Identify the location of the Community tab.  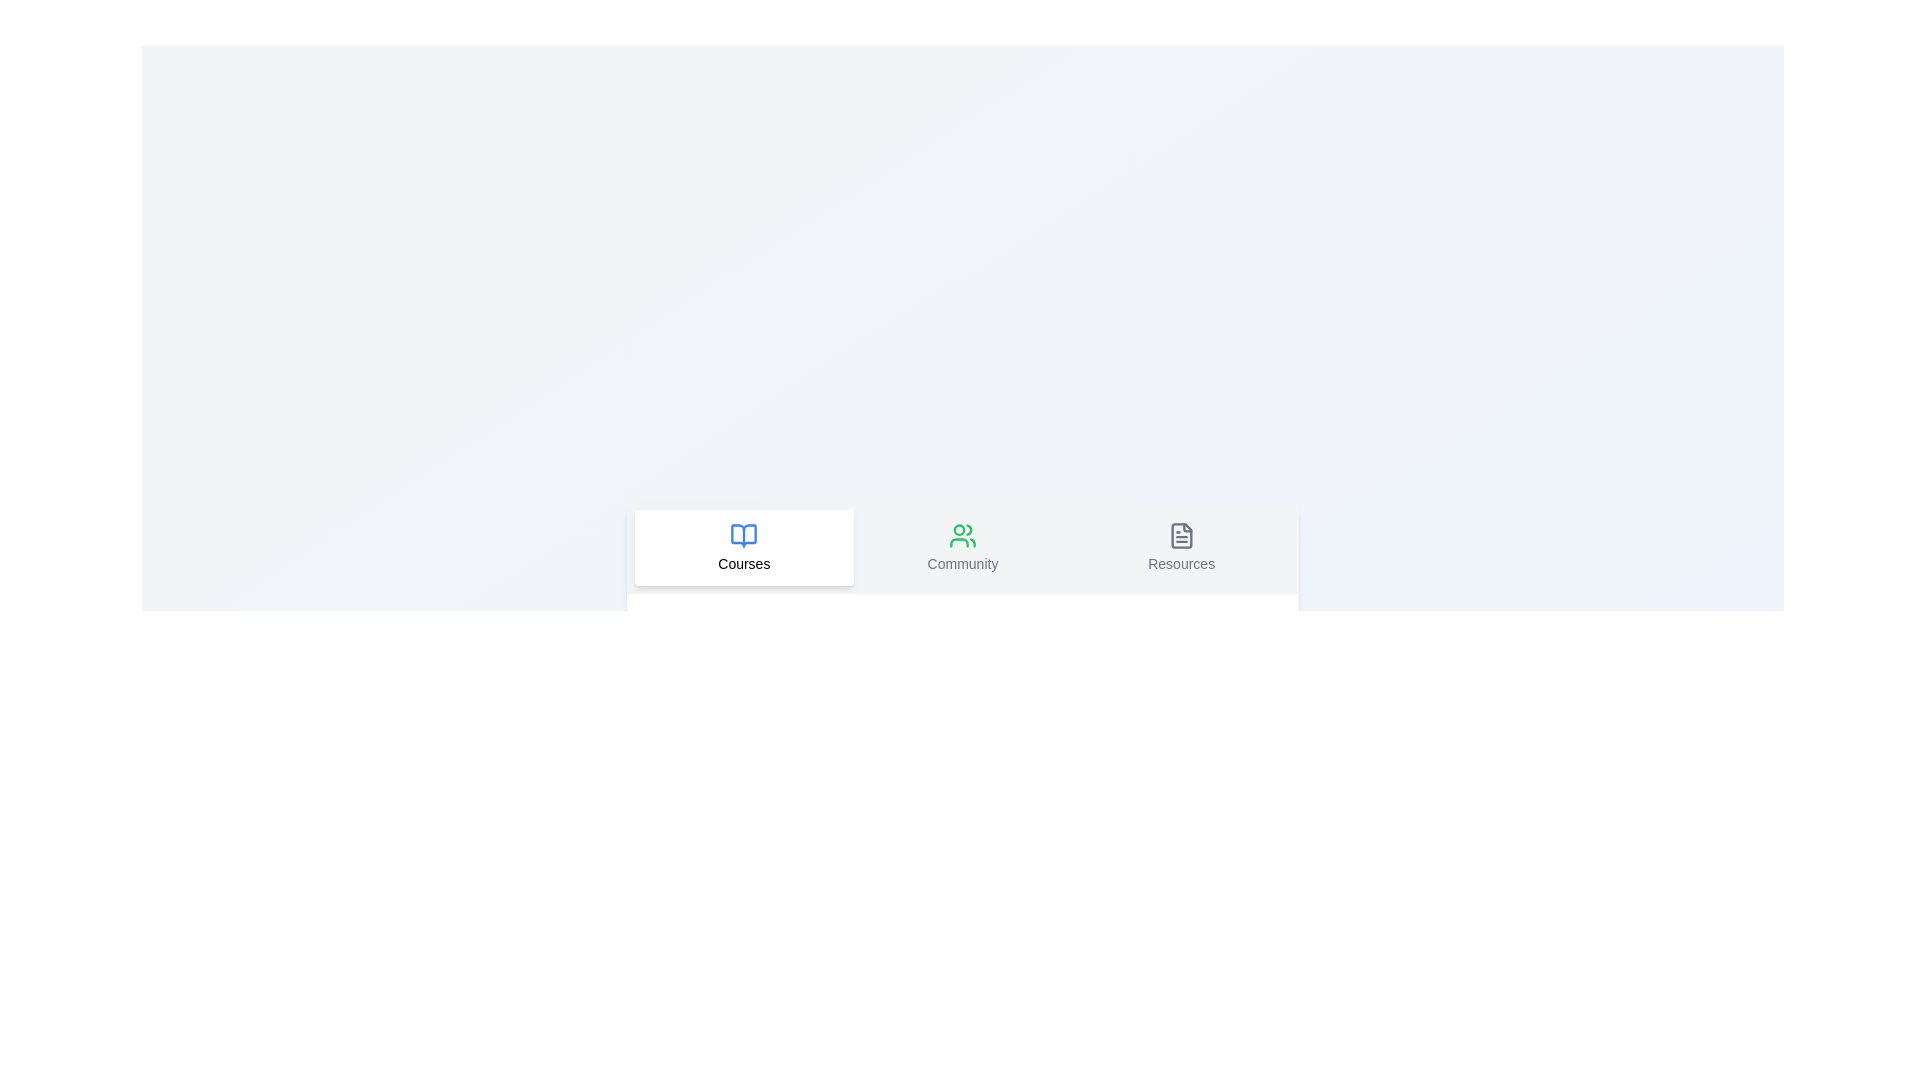
(963, 547).